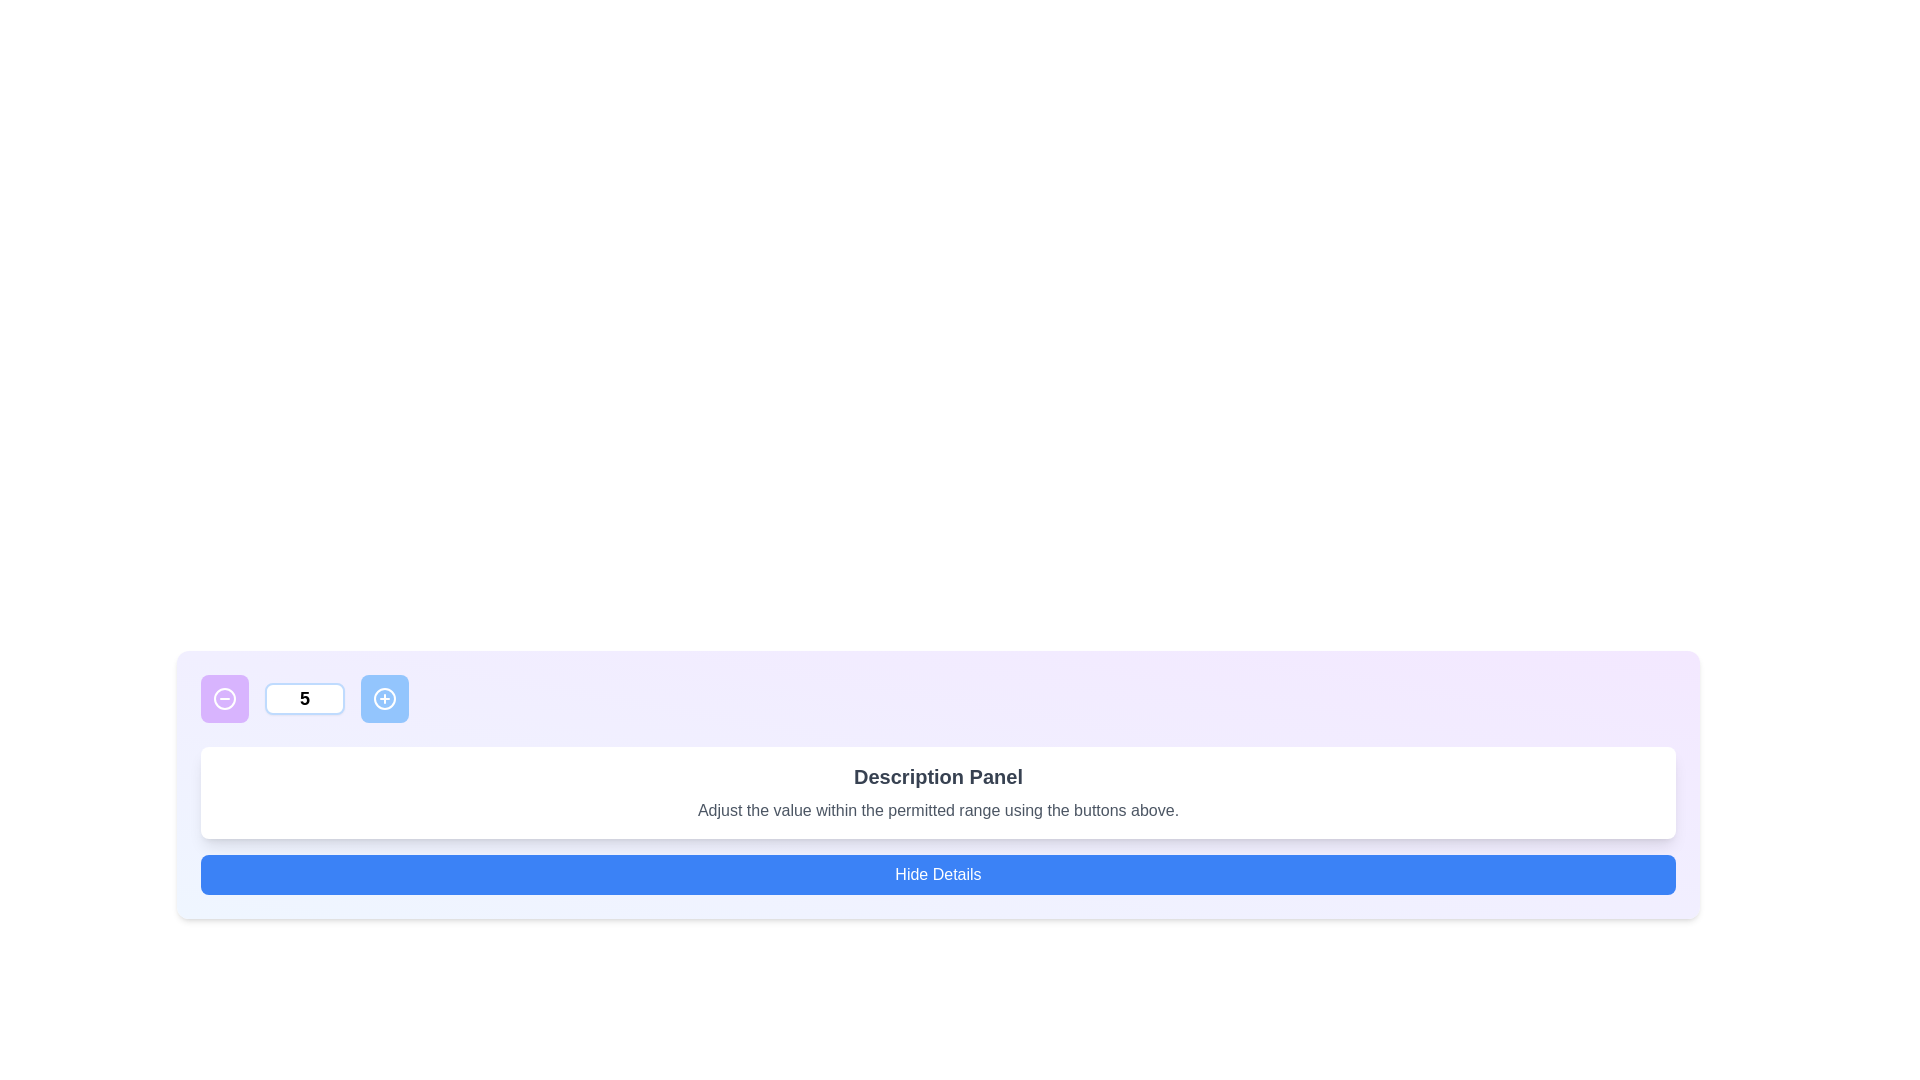 This screenshot has width=1920, height=1080. What do you see at coordinates (937, 810) in the screenshot?
I see `the static text element displaying the instructional phrase 'Adjust the value within the permitted range using the buttons above.' located below the 'Description Panel' header` at bounding box center [937, 810].